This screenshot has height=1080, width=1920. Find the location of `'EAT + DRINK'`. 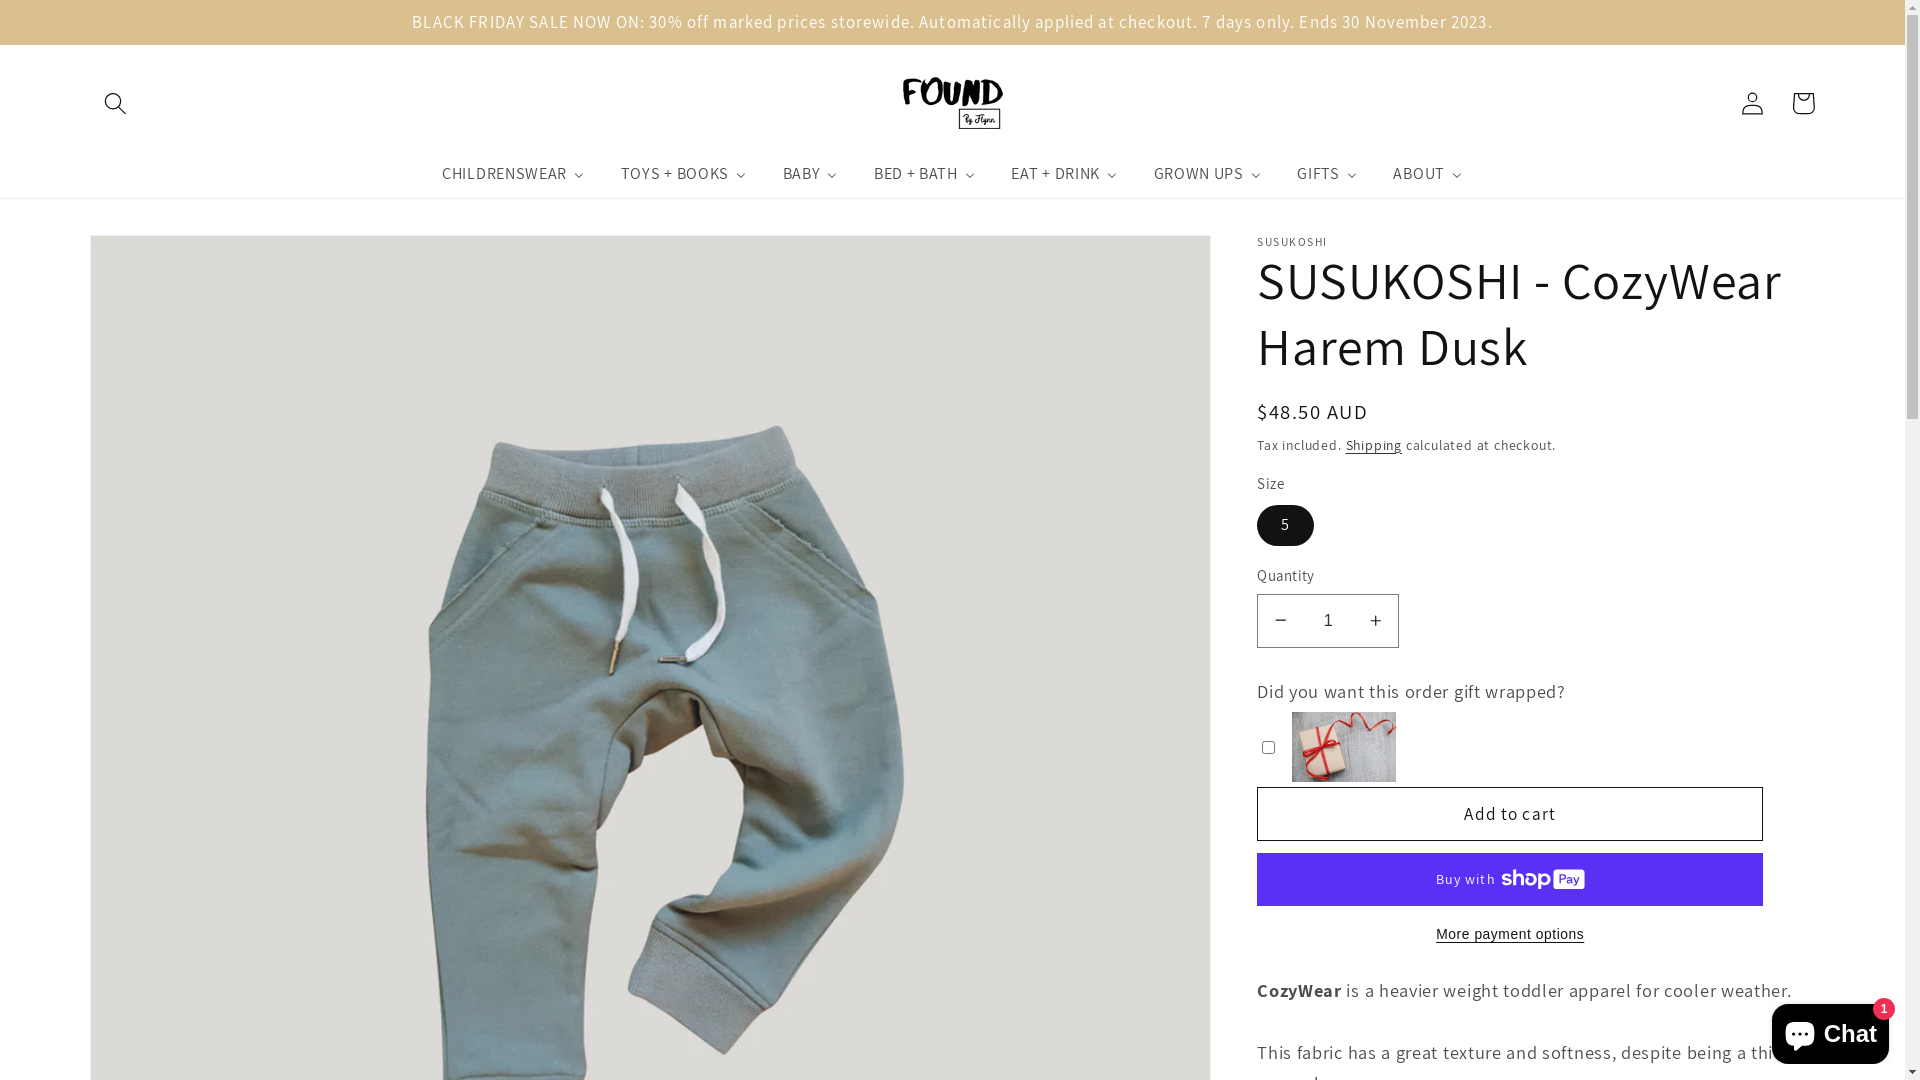

'EAT + DRINK' is located at coordinates (1064, 172).